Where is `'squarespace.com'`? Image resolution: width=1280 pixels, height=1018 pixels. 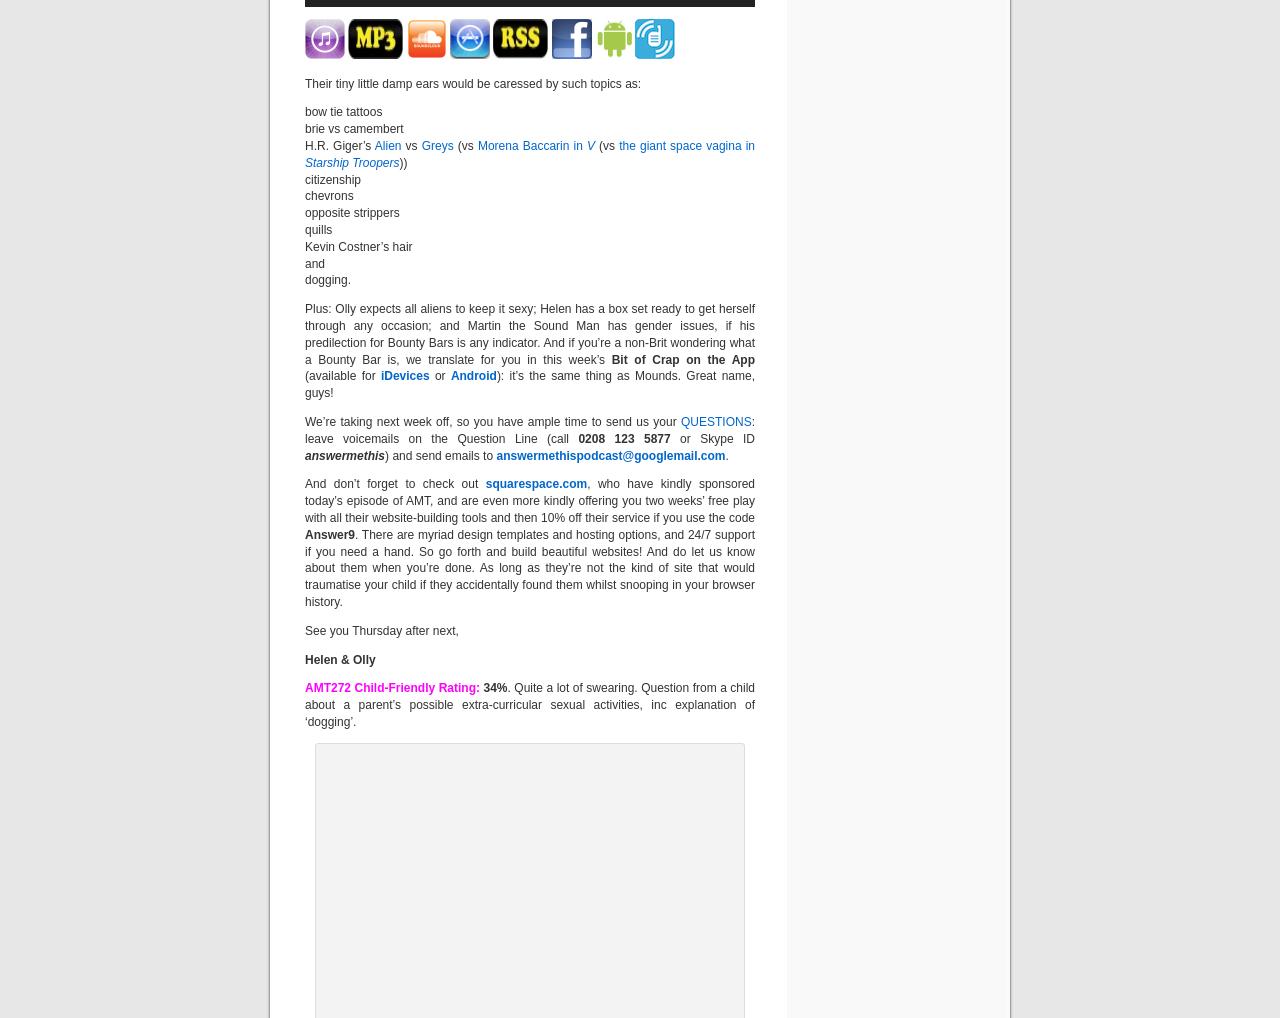 'squarespace.com' is located at coordinates (536, 483).